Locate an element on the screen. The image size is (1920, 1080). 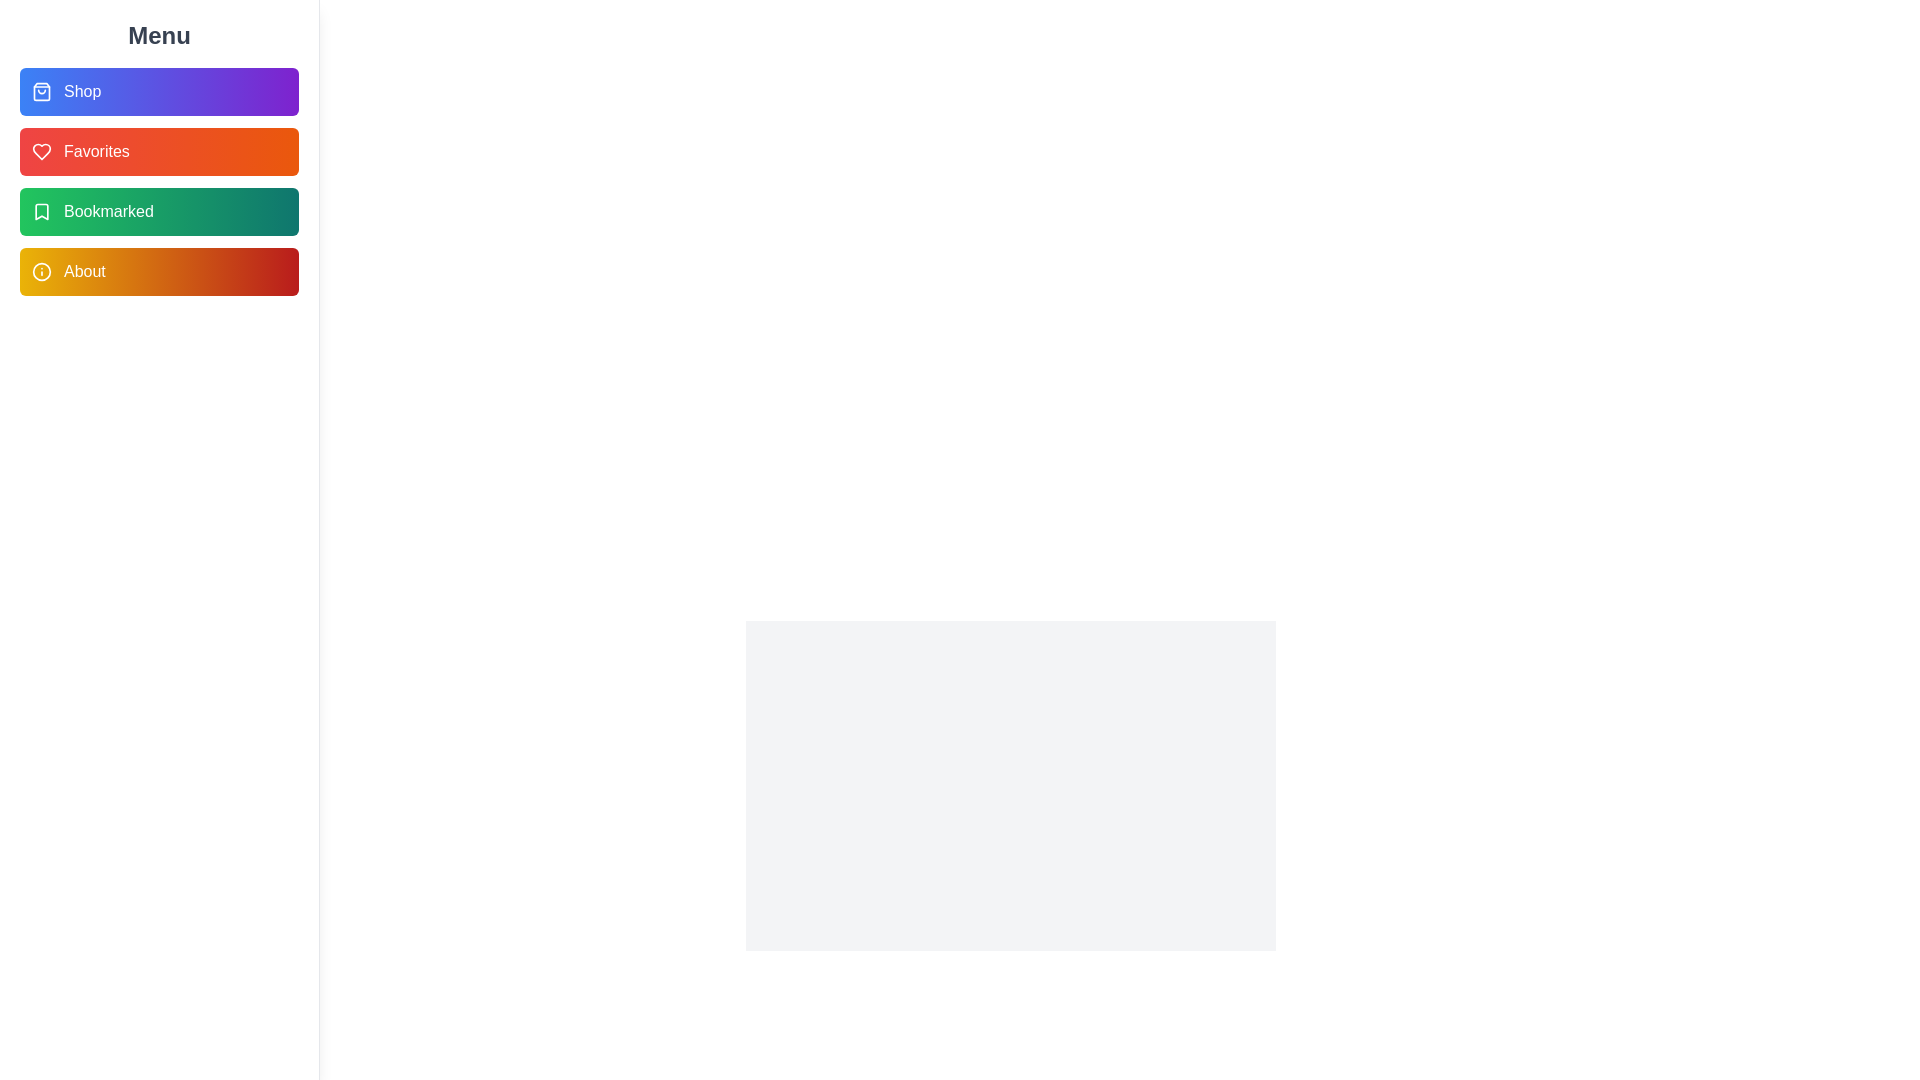
the Favorites menu item is located at coordinates (158, 150).